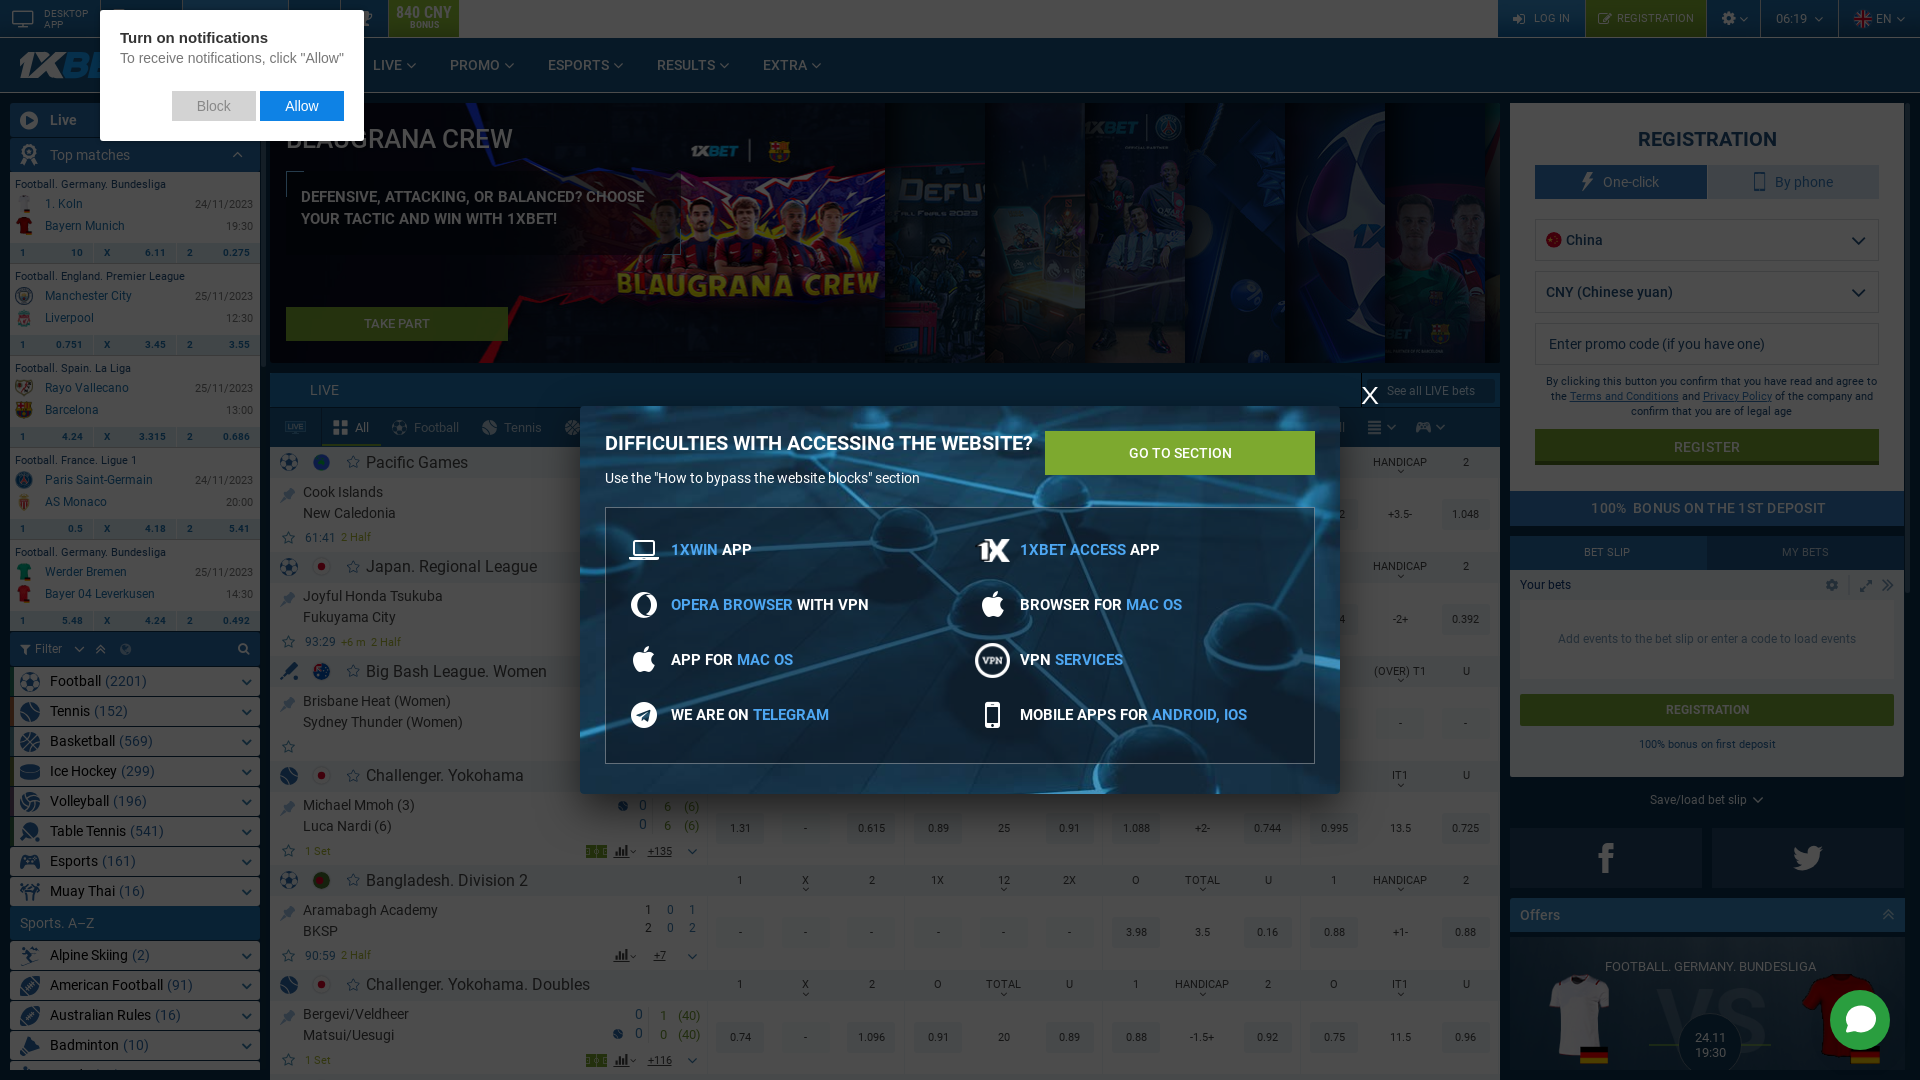 The height and width of the screenshot is (1080, 1920). What do you see at coordinates (444, 774) in the screenshot?
I see `'Challenger. Yokohama'` at bounding box center [444, 774].